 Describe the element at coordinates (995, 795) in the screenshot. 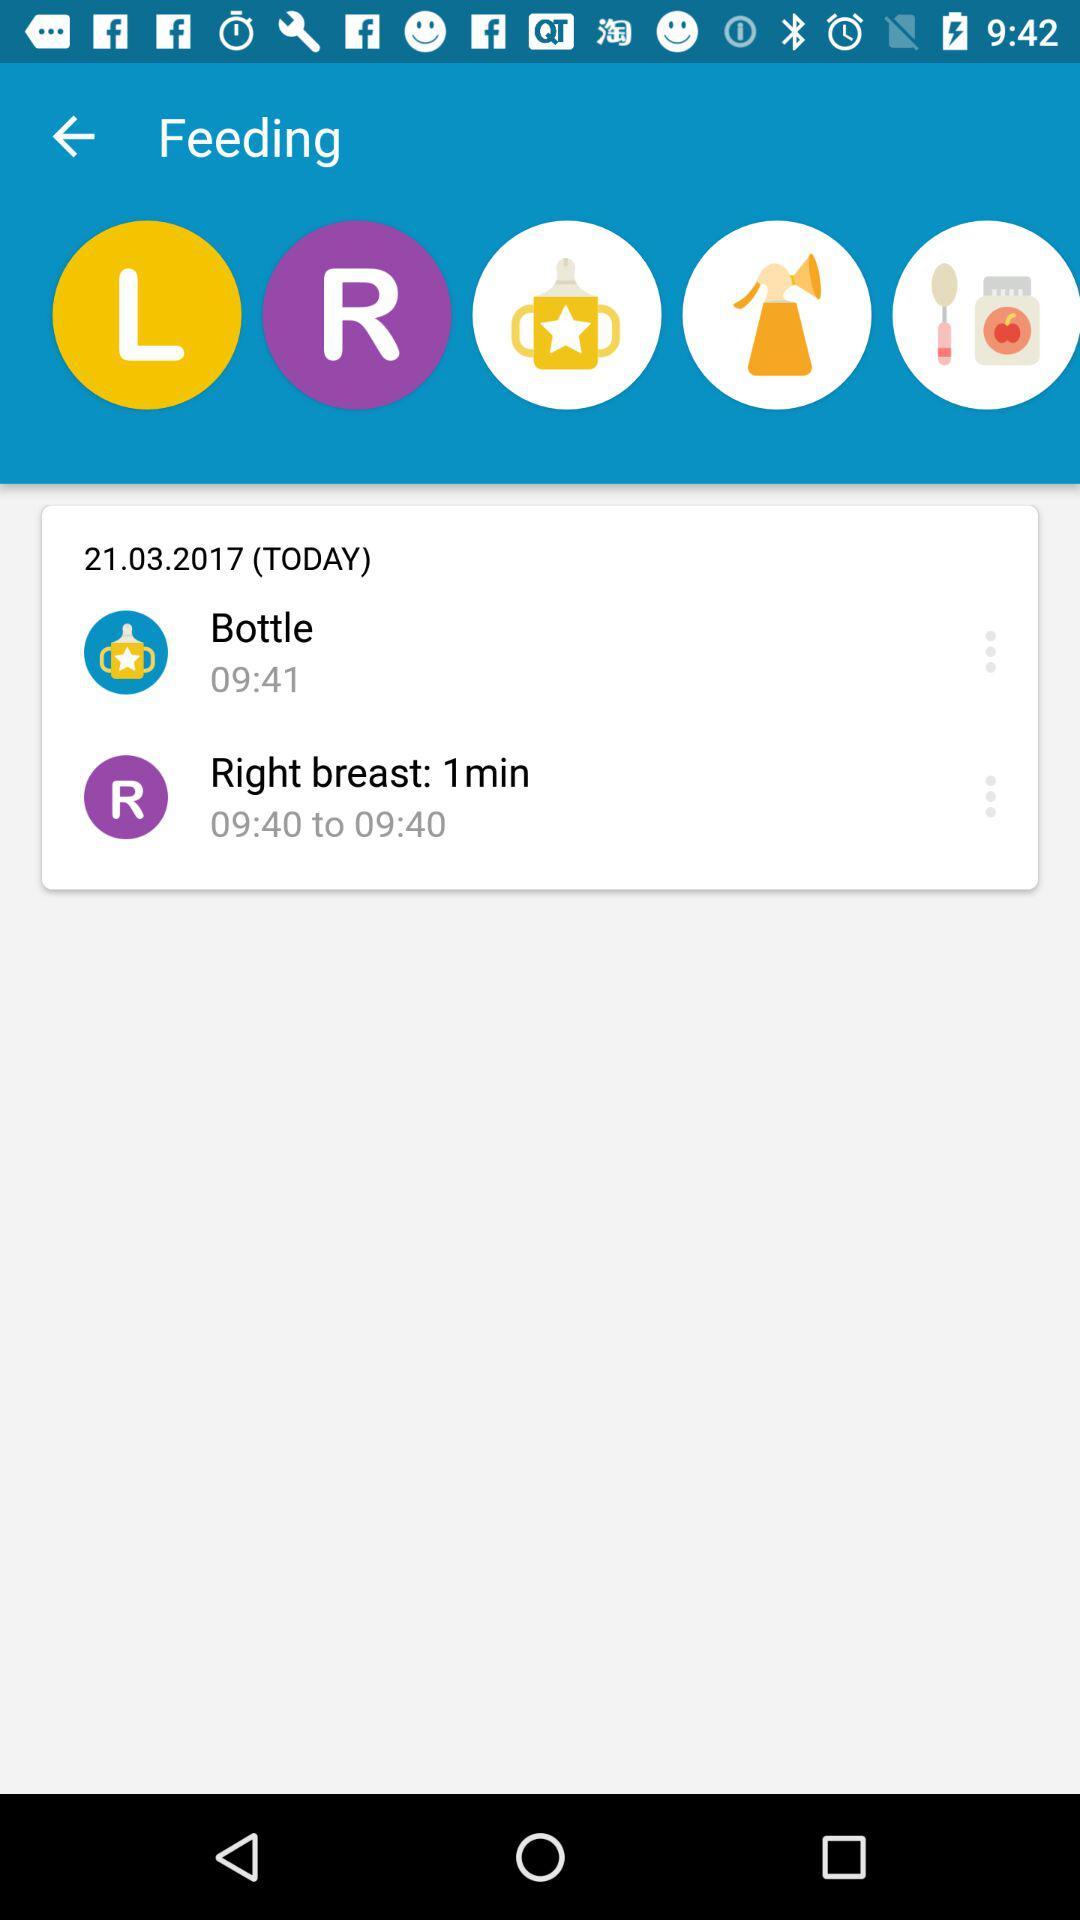

I see `open the menu` at that location.